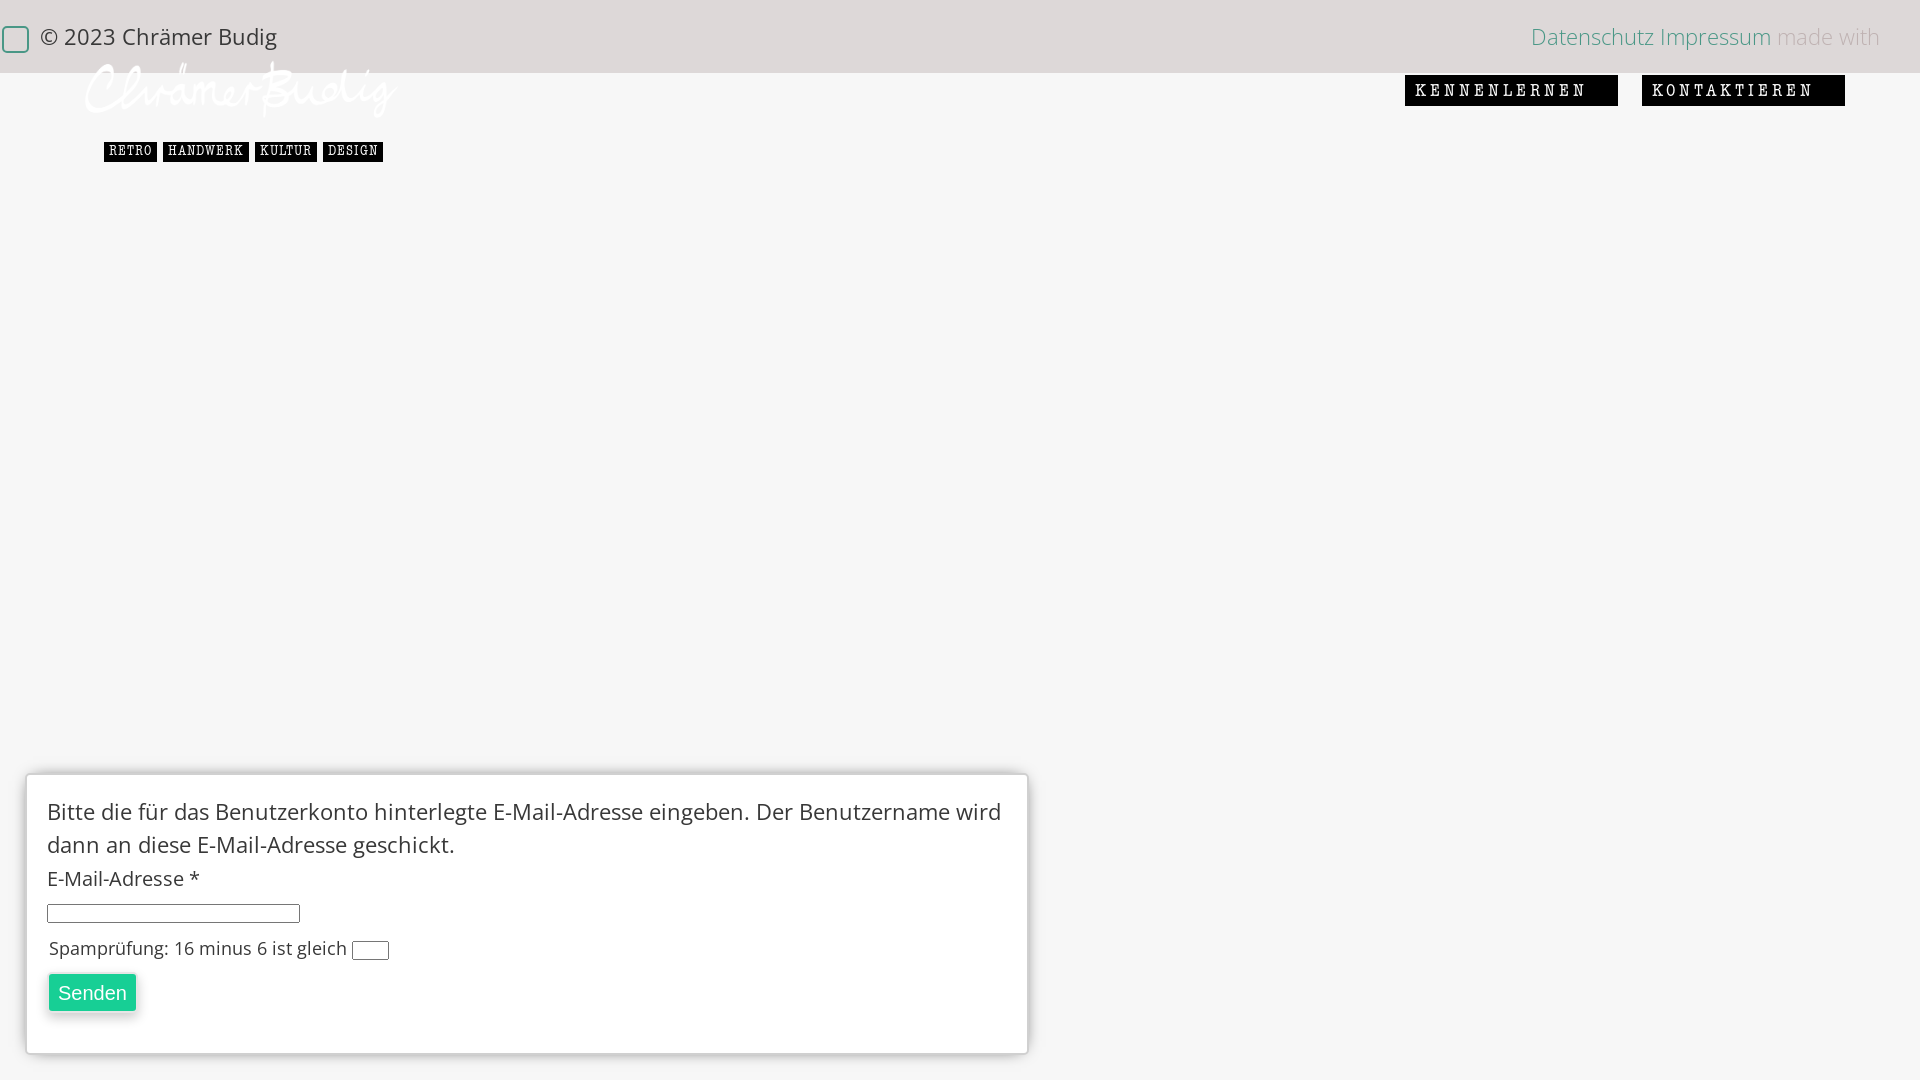  Describe the element at coordinates (1828, 35) in the screenshot. I see `'made with'` at that location.